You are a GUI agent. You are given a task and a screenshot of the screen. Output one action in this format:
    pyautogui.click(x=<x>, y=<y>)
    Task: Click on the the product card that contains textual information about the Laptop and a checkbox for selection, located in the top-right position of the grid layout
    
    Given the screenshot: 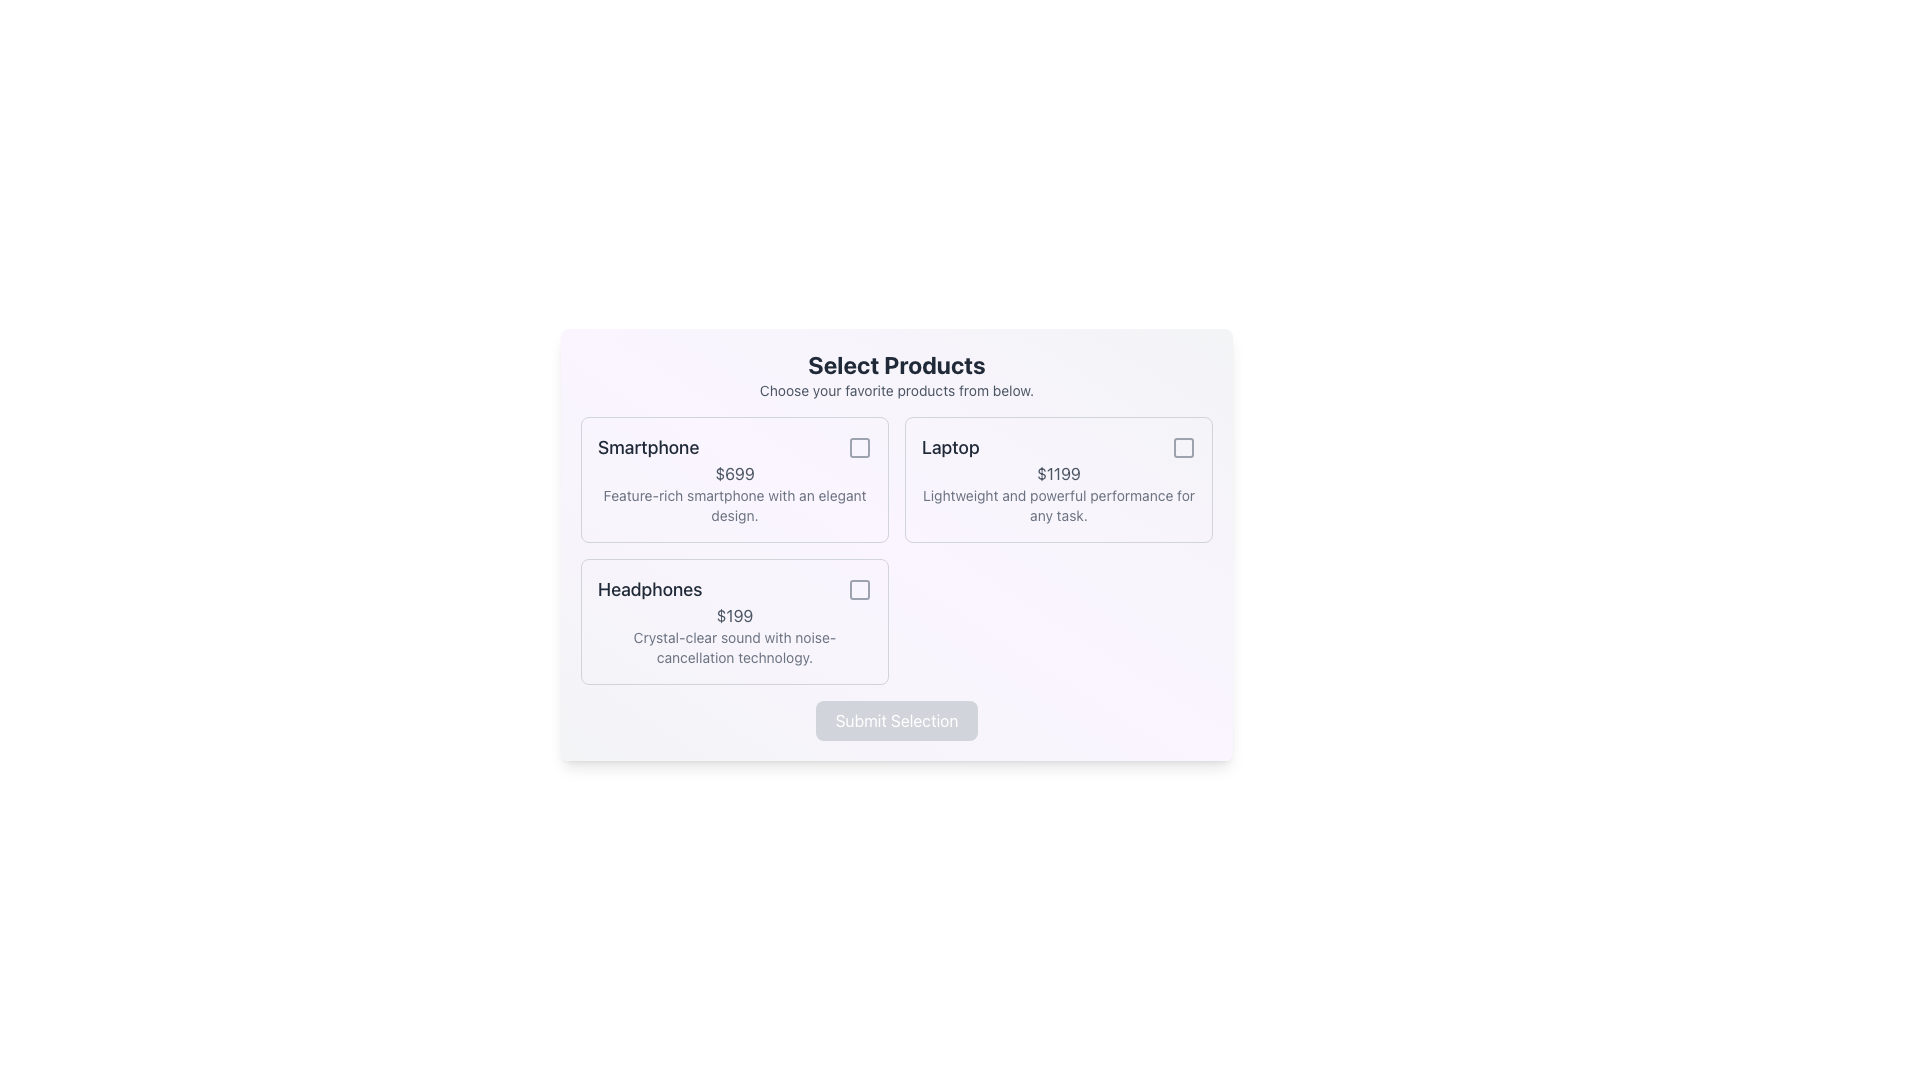 What is the action you would take?
    pyautogui.click(x=1058, y=479)
    